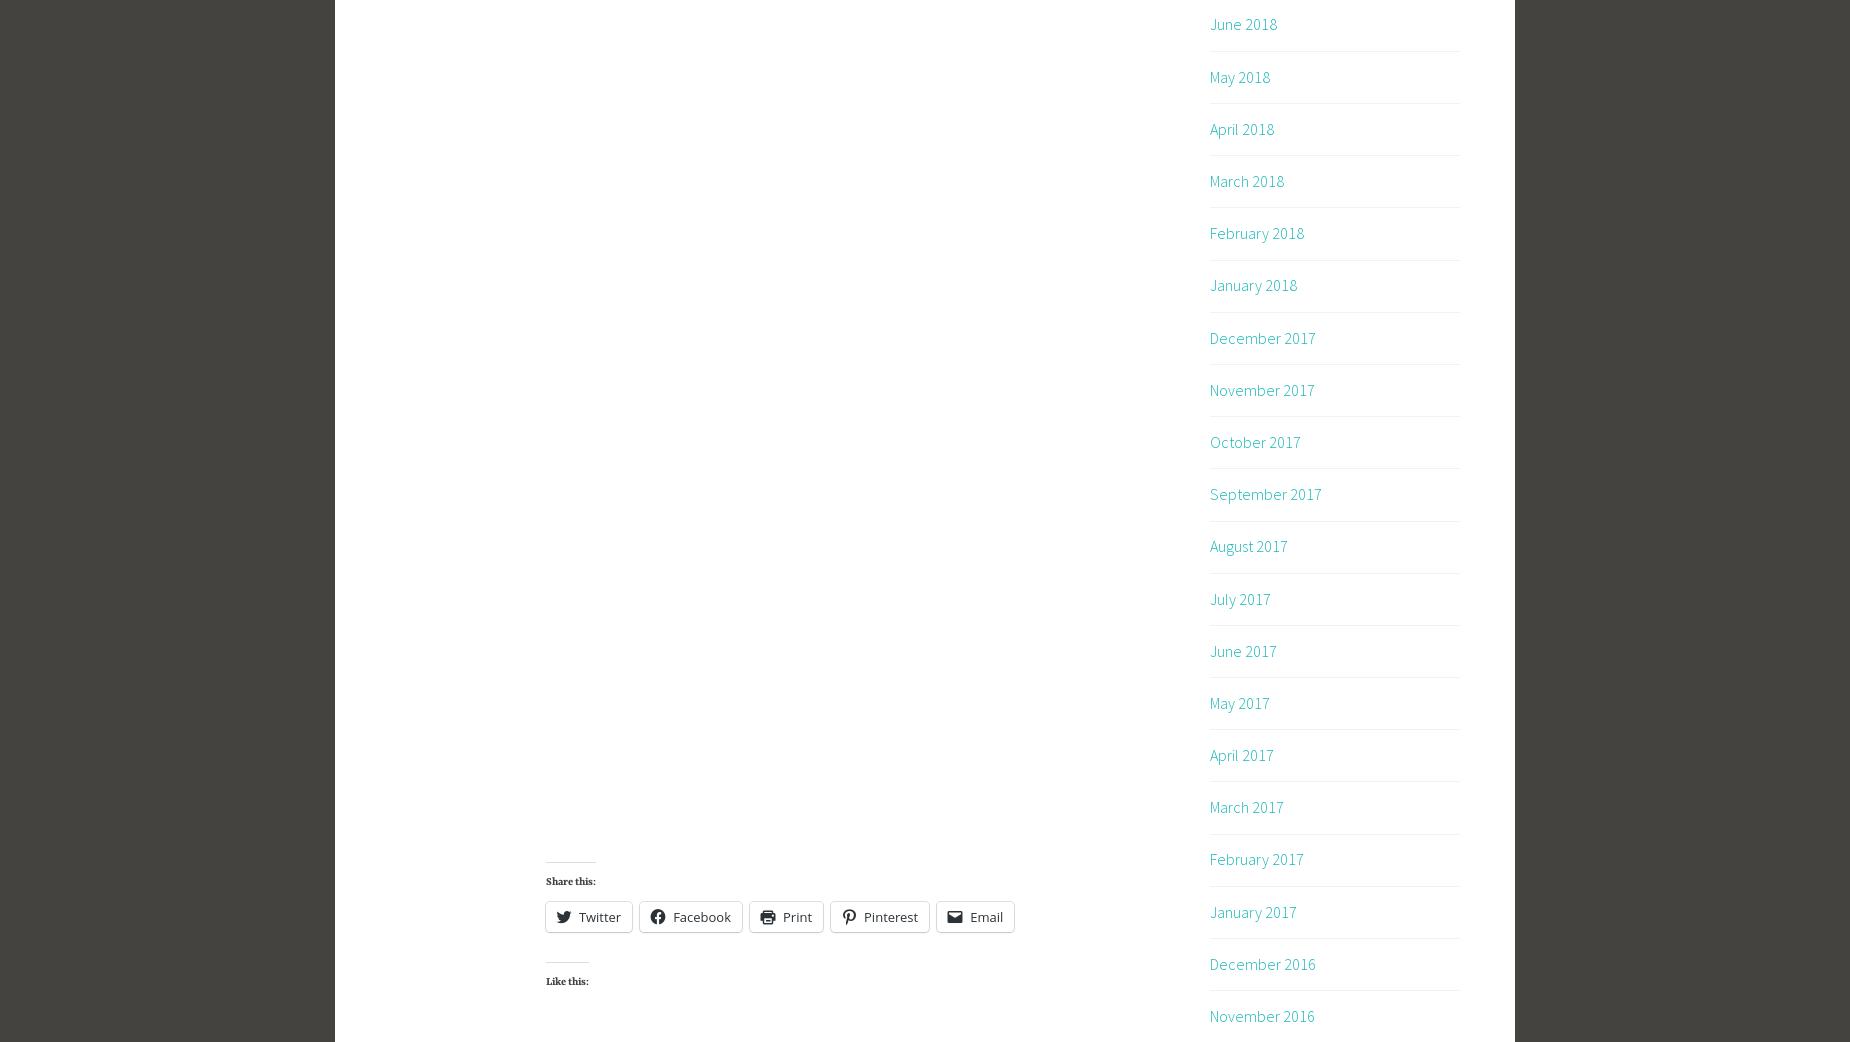 This screenshot has height=1042, width=1850. I want to click on 'Twitter', so click(599, 915).